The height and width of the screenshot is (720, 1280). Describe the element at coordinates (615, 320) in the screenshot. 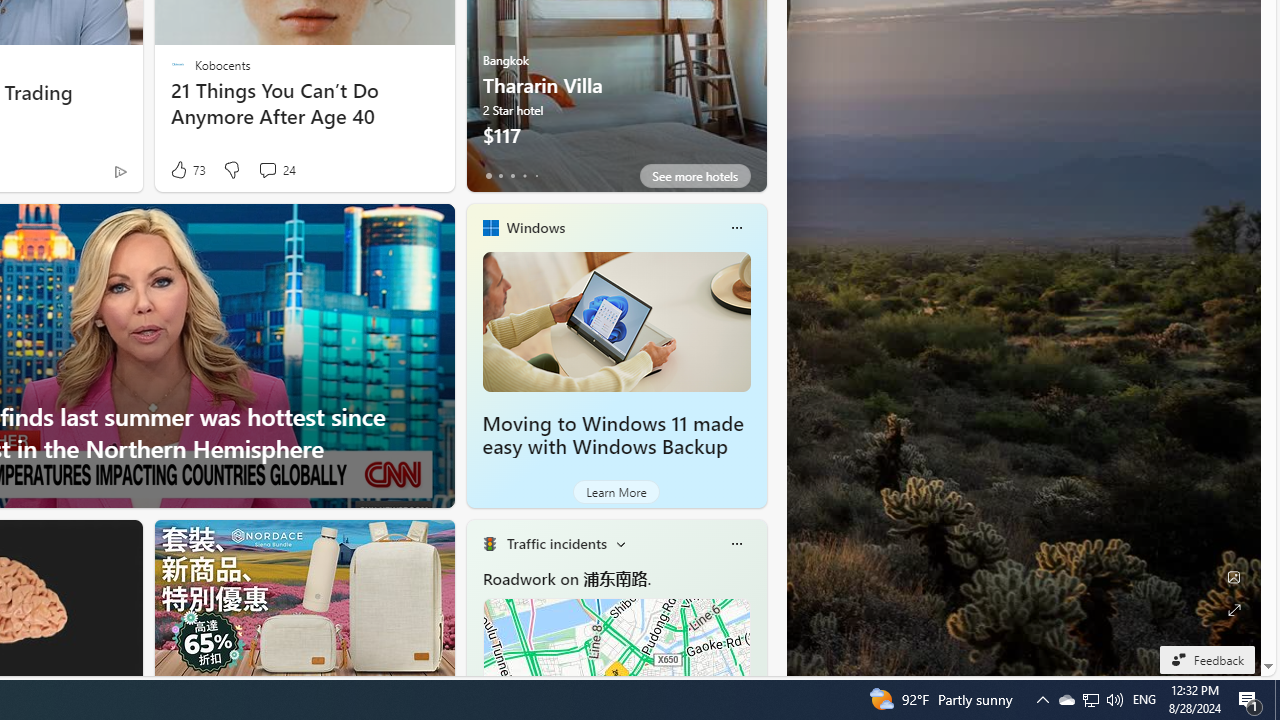

I see `'Moving to Windows 11 made easy with Windows Backup'` at that location.